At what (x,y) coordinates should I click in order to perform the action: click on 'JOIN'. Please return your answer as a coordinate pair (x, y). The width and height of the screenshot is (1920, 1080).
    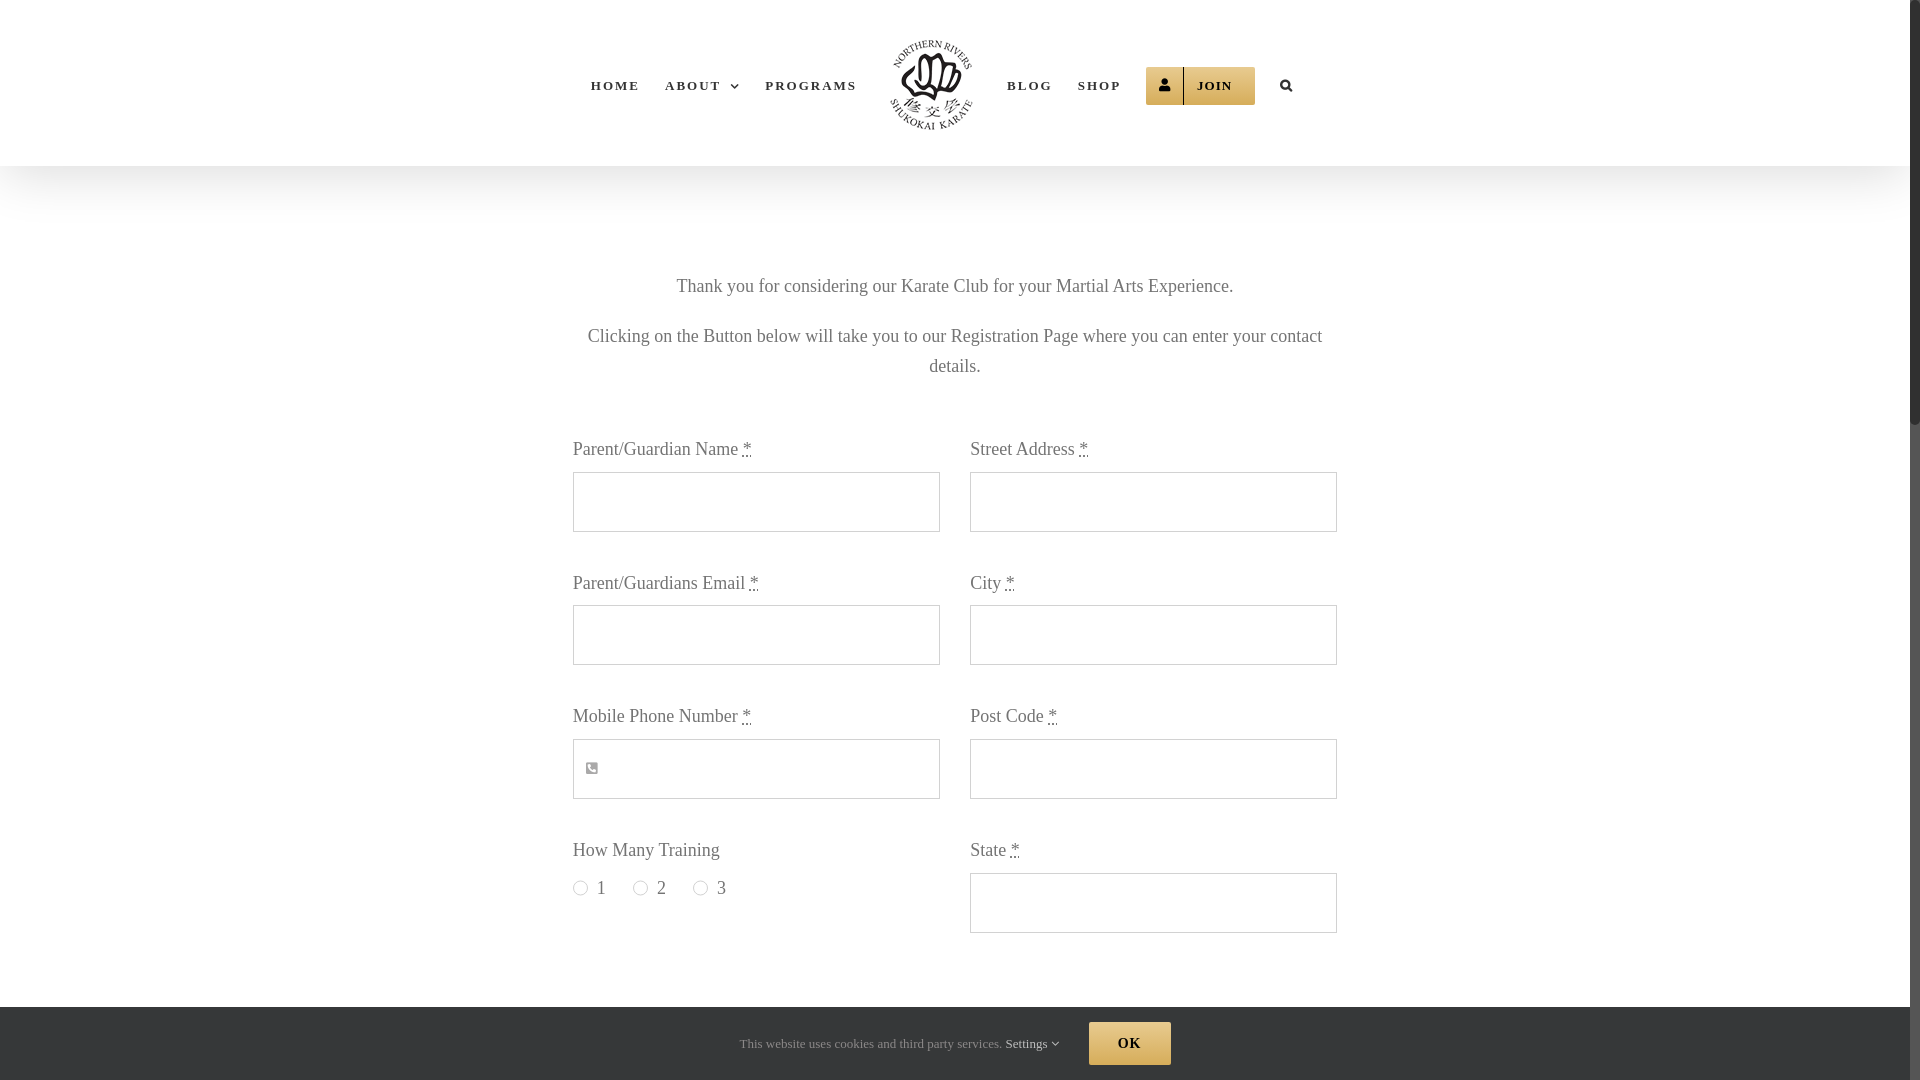
    Looking at the image, I should click on (1200, 82).